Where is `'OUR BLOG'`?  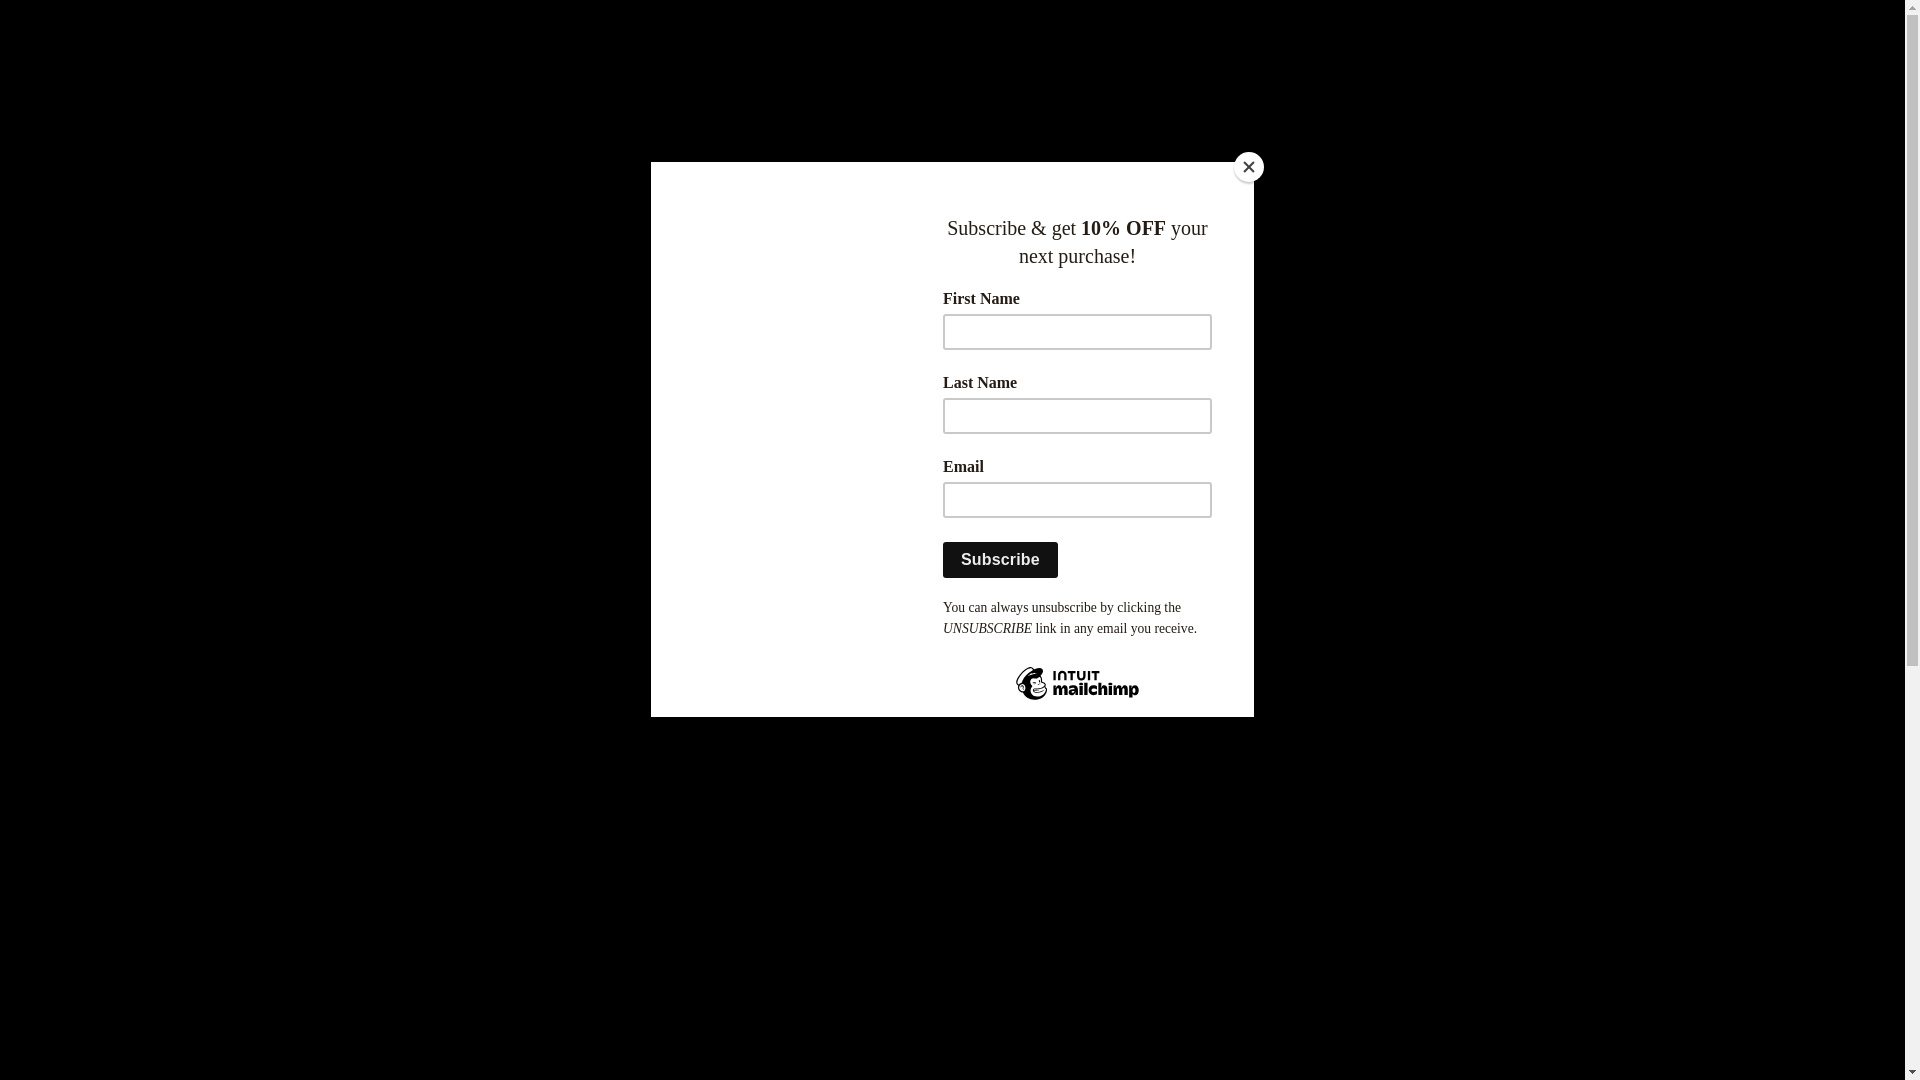 'OUR BLOG' is located at coordinates (1339, 414).